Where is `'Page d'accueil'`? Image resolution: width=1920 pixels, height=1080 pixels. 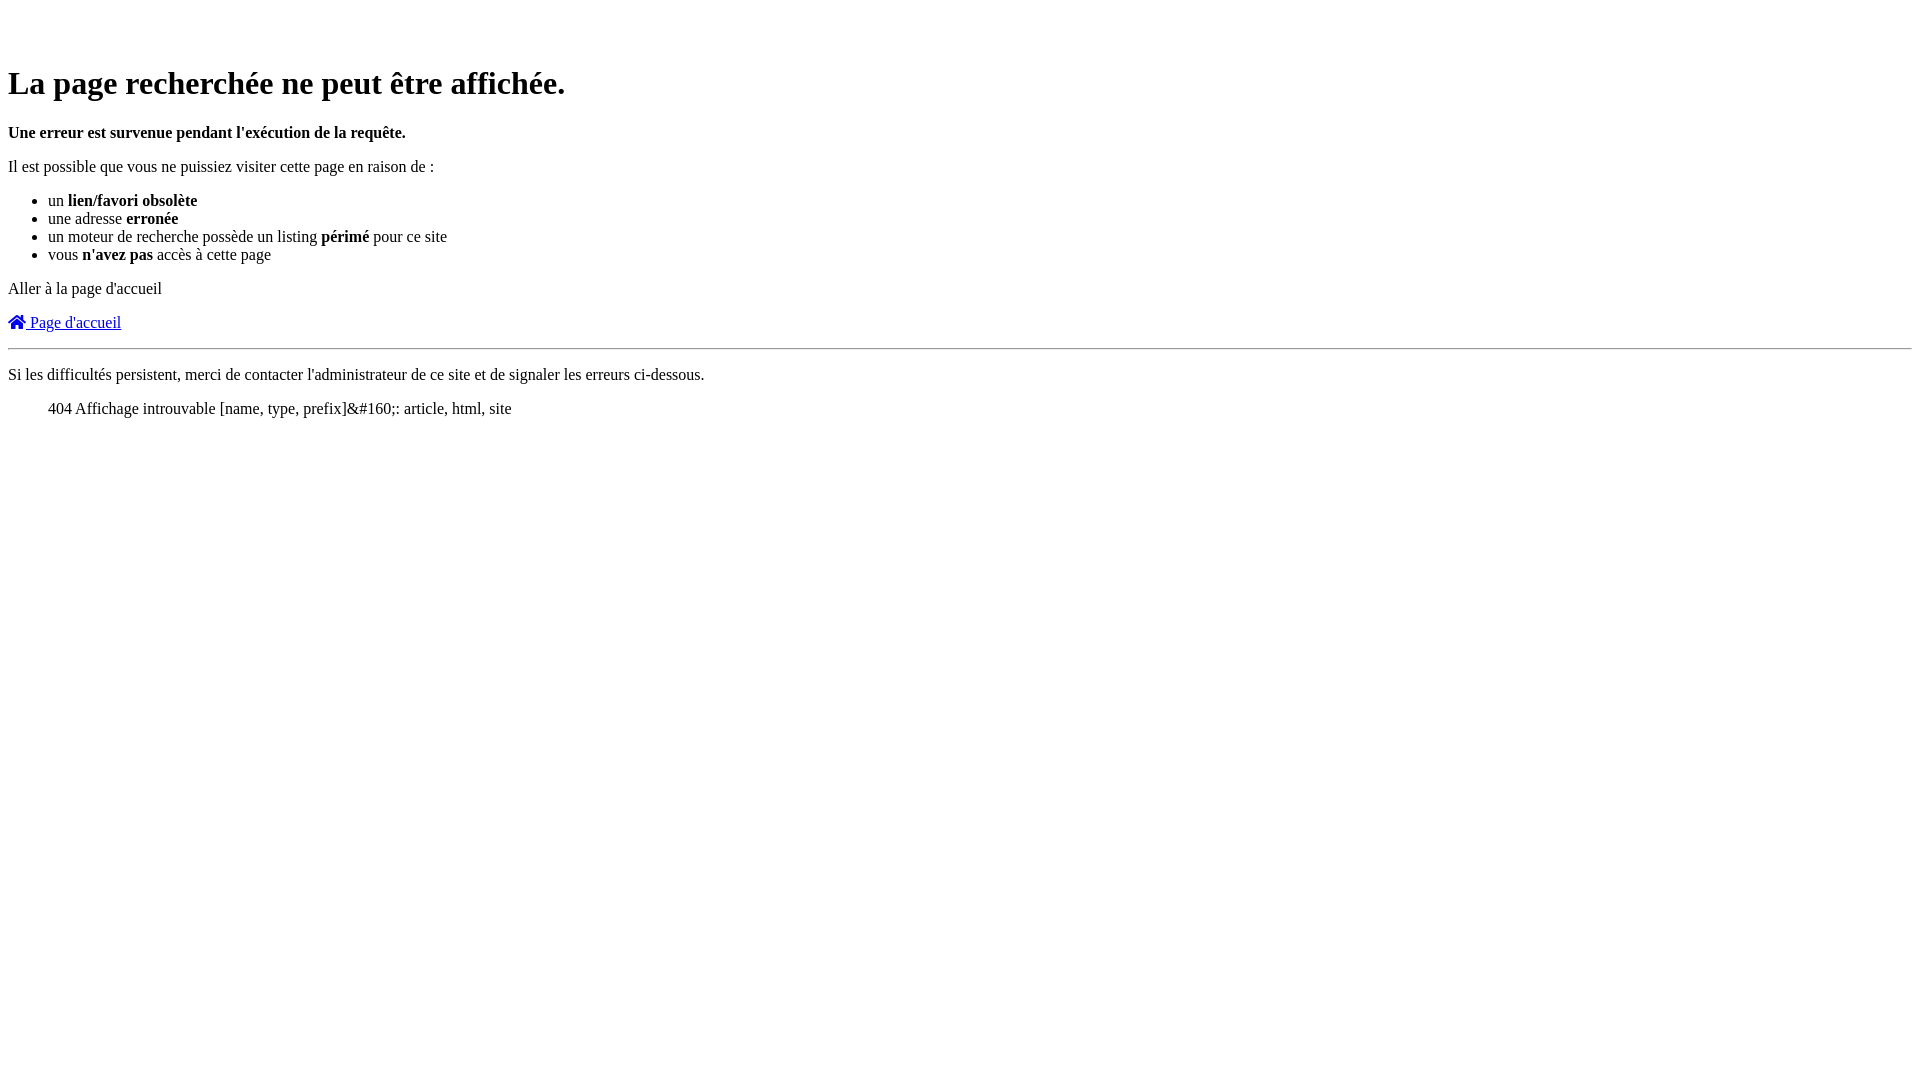 'Page d'accueil' is located at coordinates (64, 321).